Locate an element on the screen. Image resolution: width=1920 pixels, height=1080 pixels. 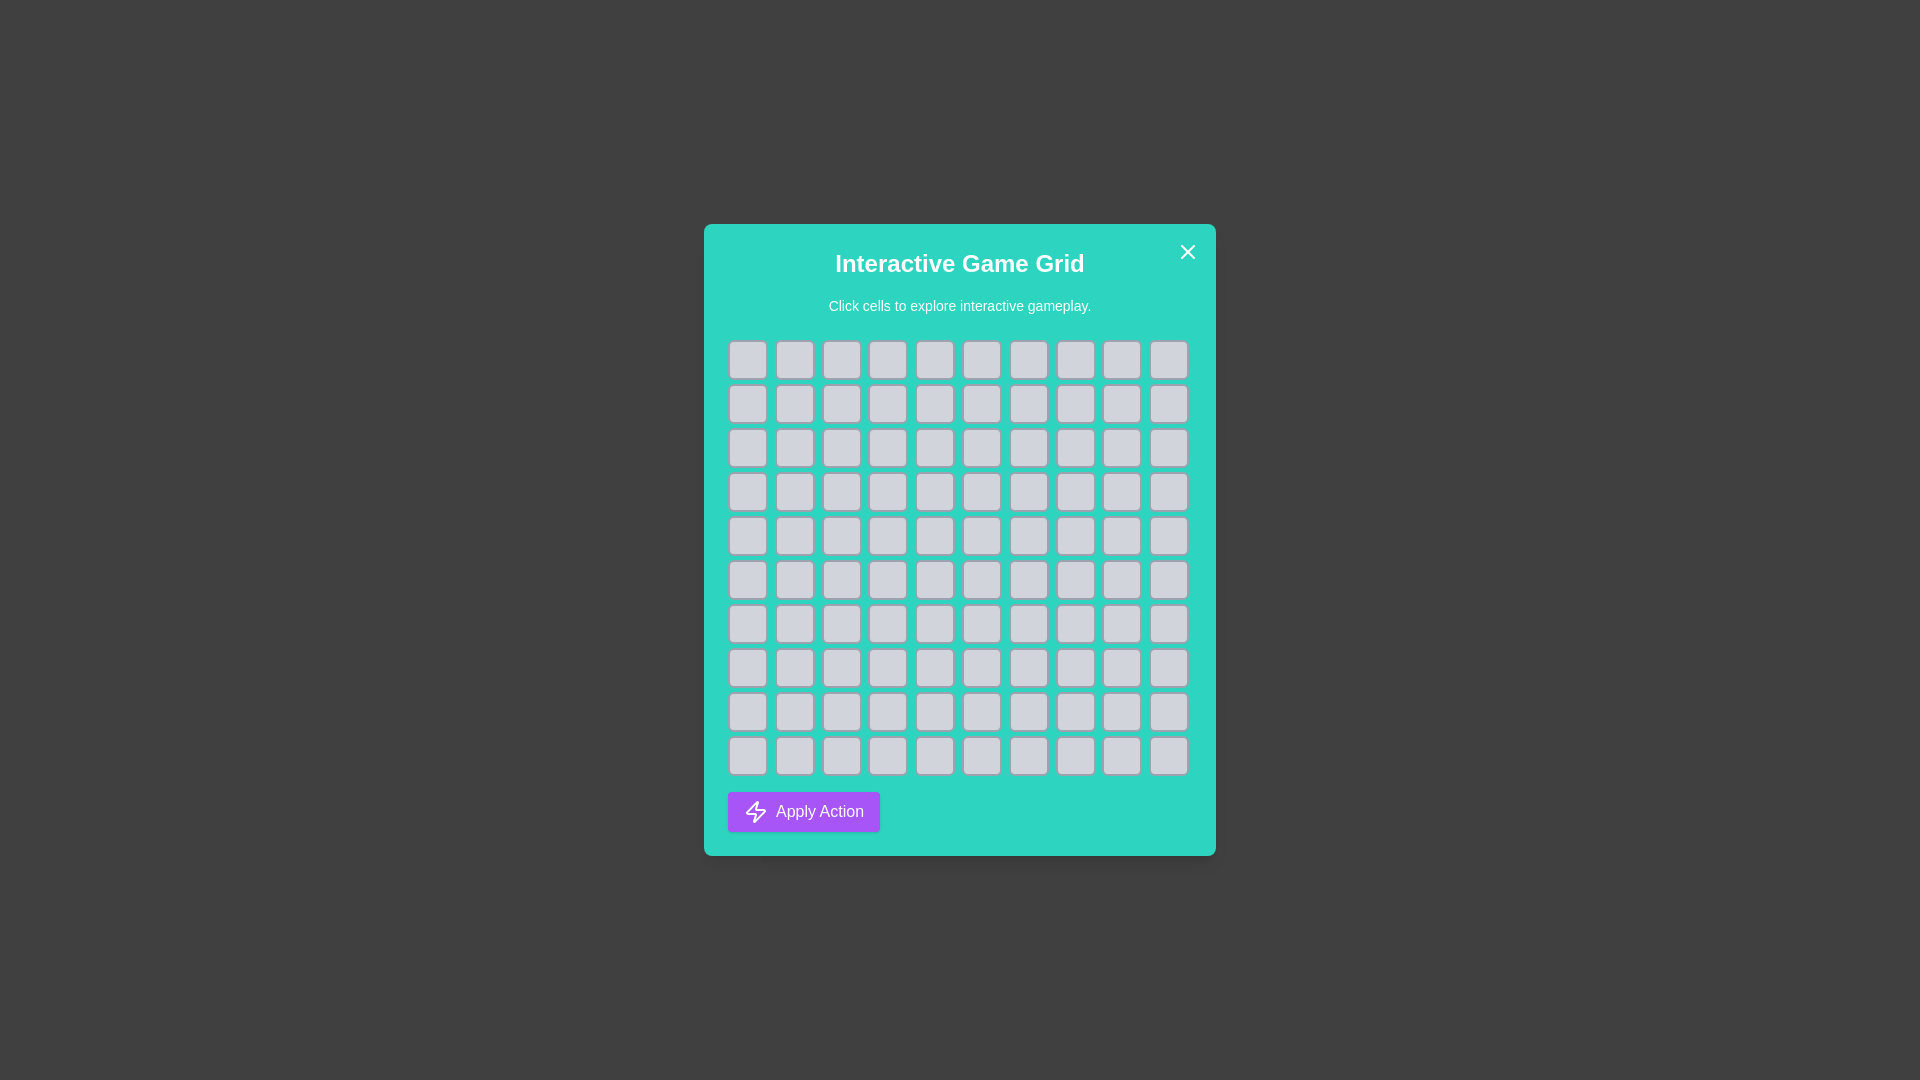
'Apply Action' button is located at coordinates (804, 812).